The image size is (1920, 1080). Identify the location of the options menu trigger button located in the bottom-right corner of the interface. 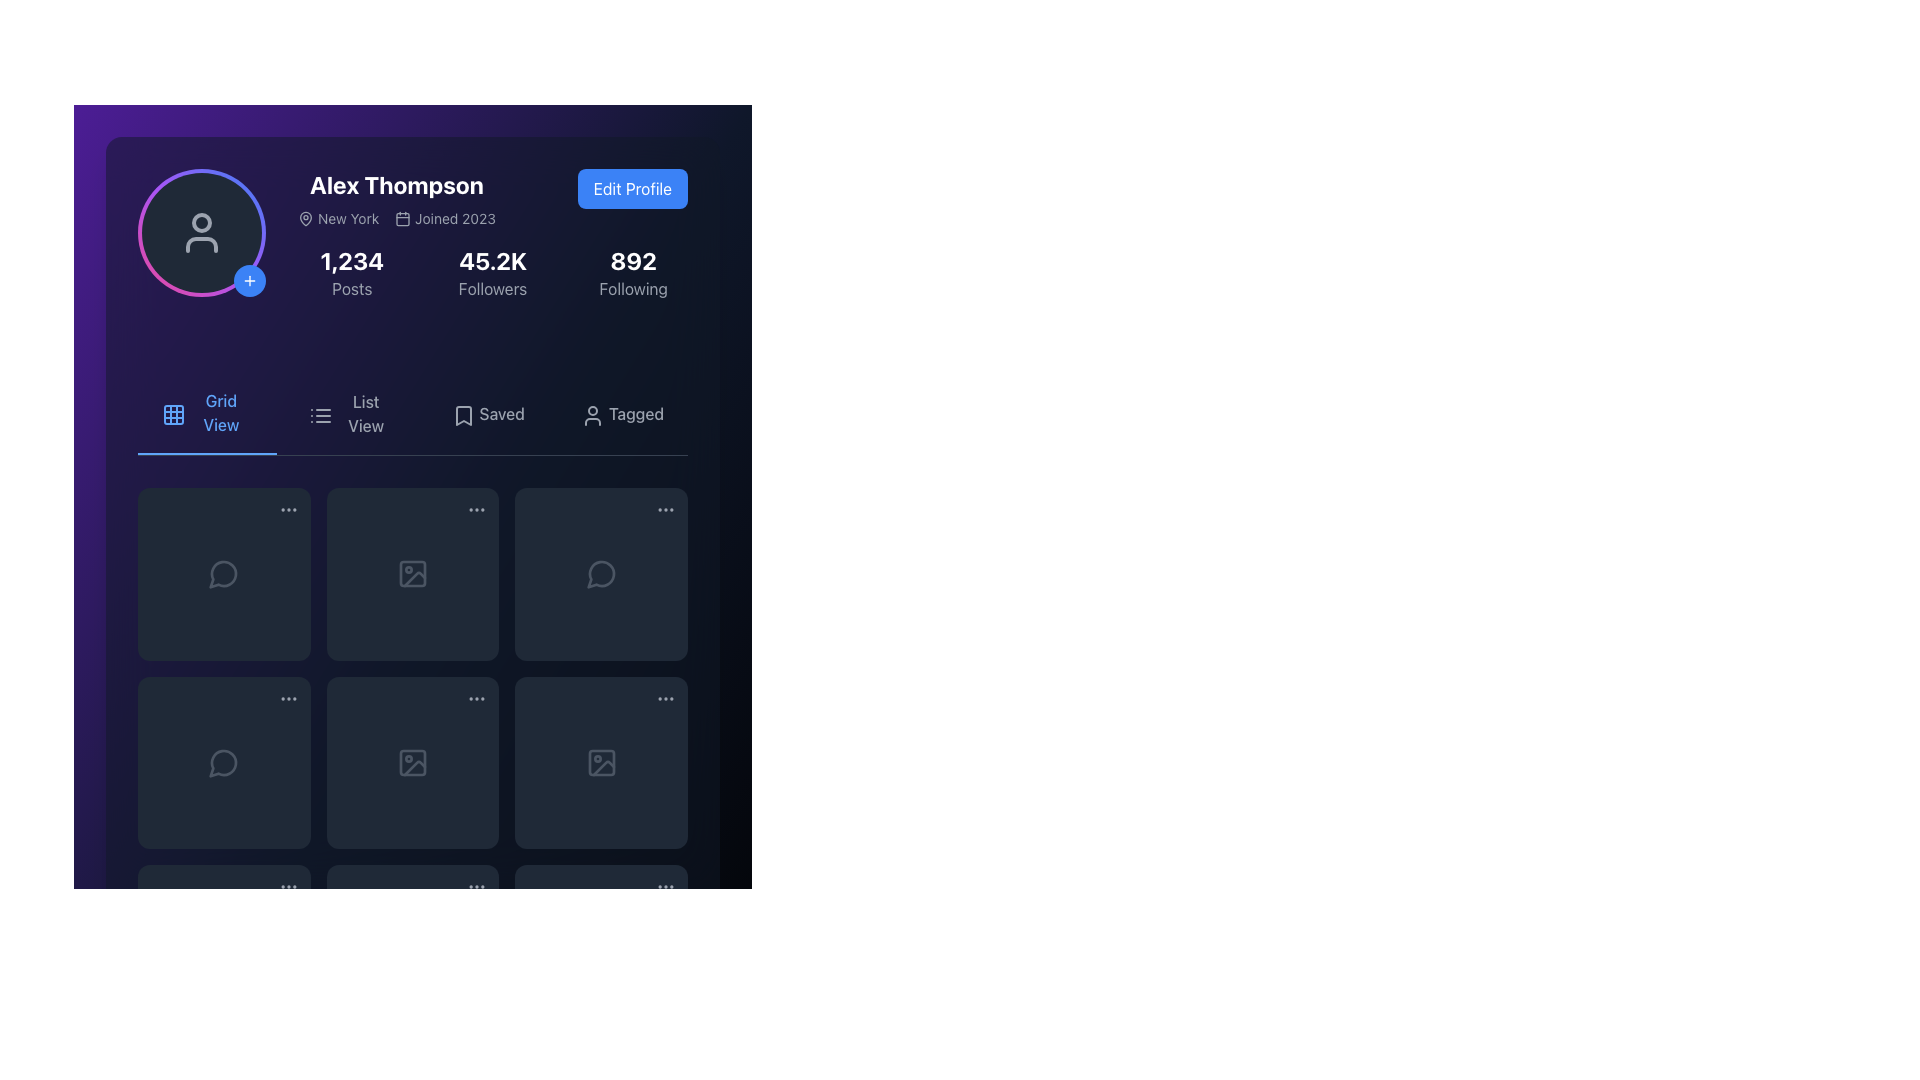
(666, 886).